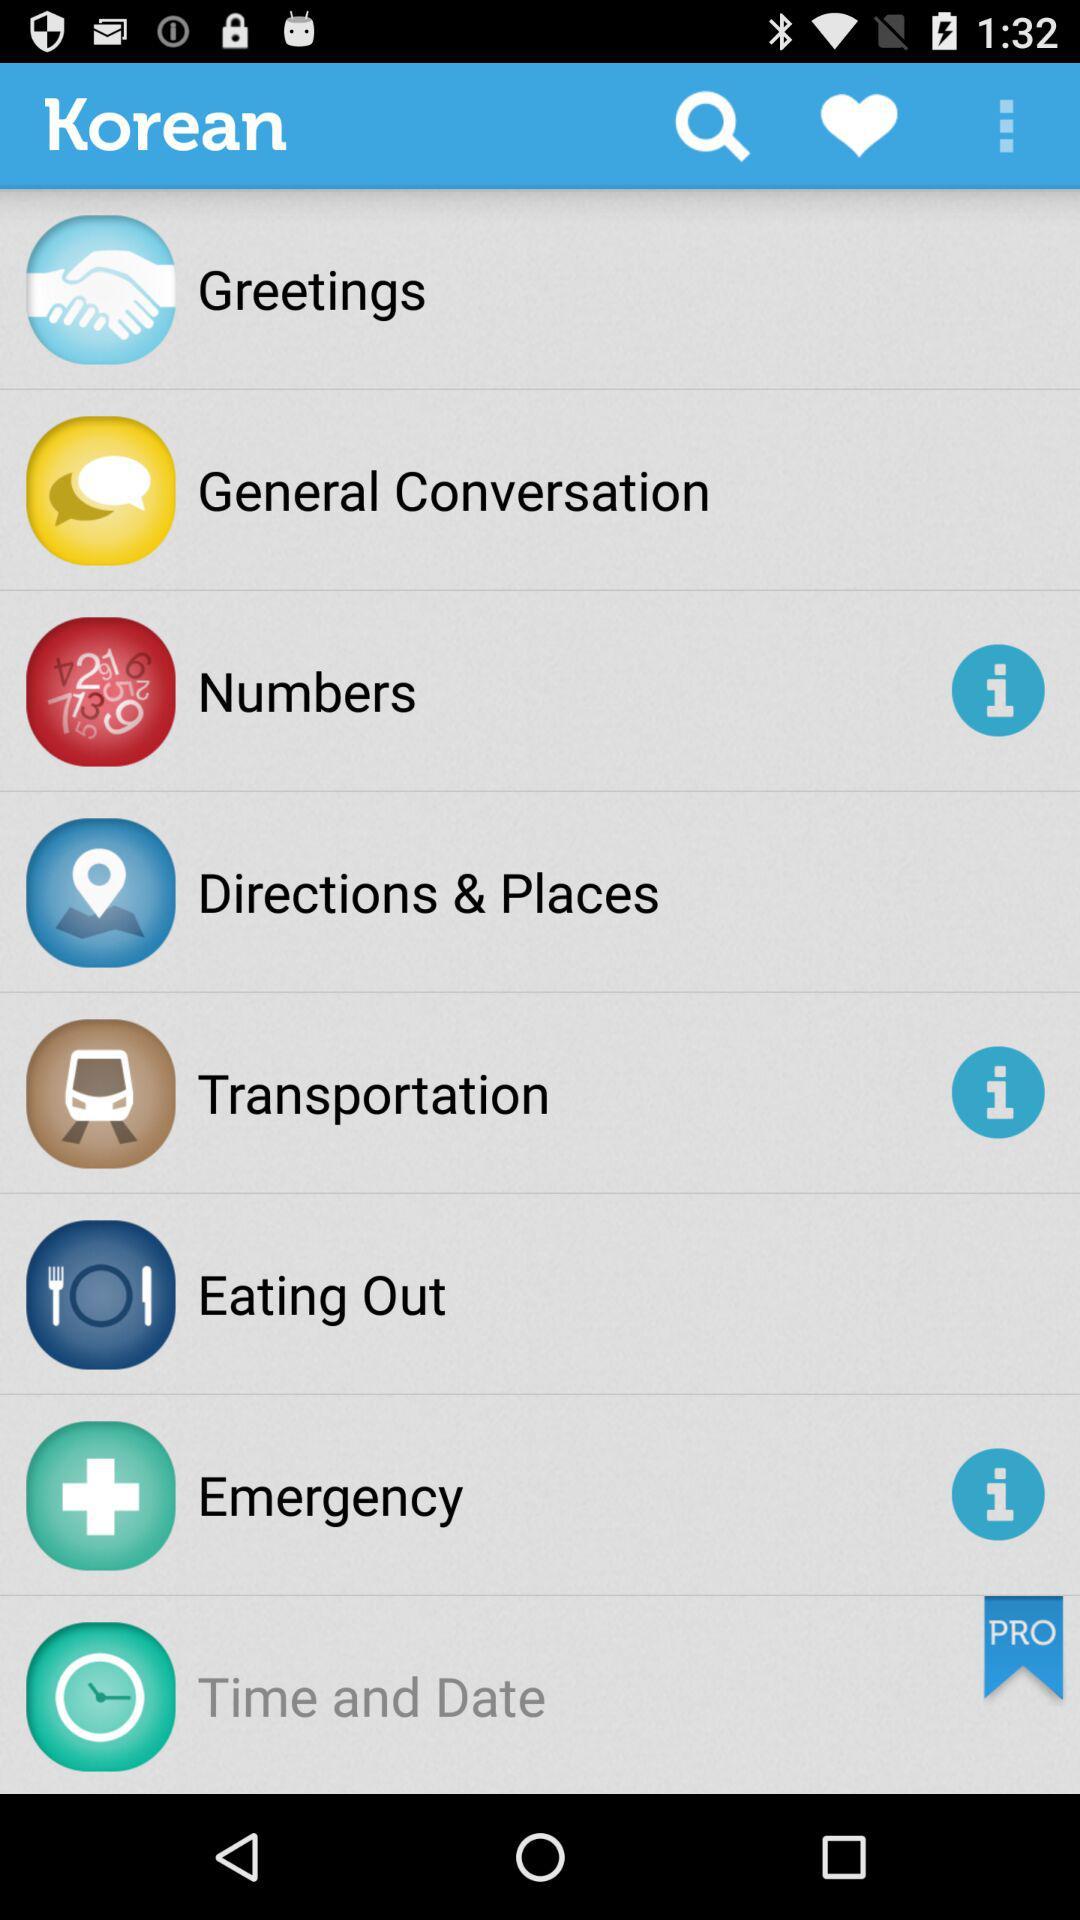 The image size is (1080, 1920). What do you see at coordinates (321, 1293) in the screenshot?
I see `the eating out item` at bounding box center [321, 1293].